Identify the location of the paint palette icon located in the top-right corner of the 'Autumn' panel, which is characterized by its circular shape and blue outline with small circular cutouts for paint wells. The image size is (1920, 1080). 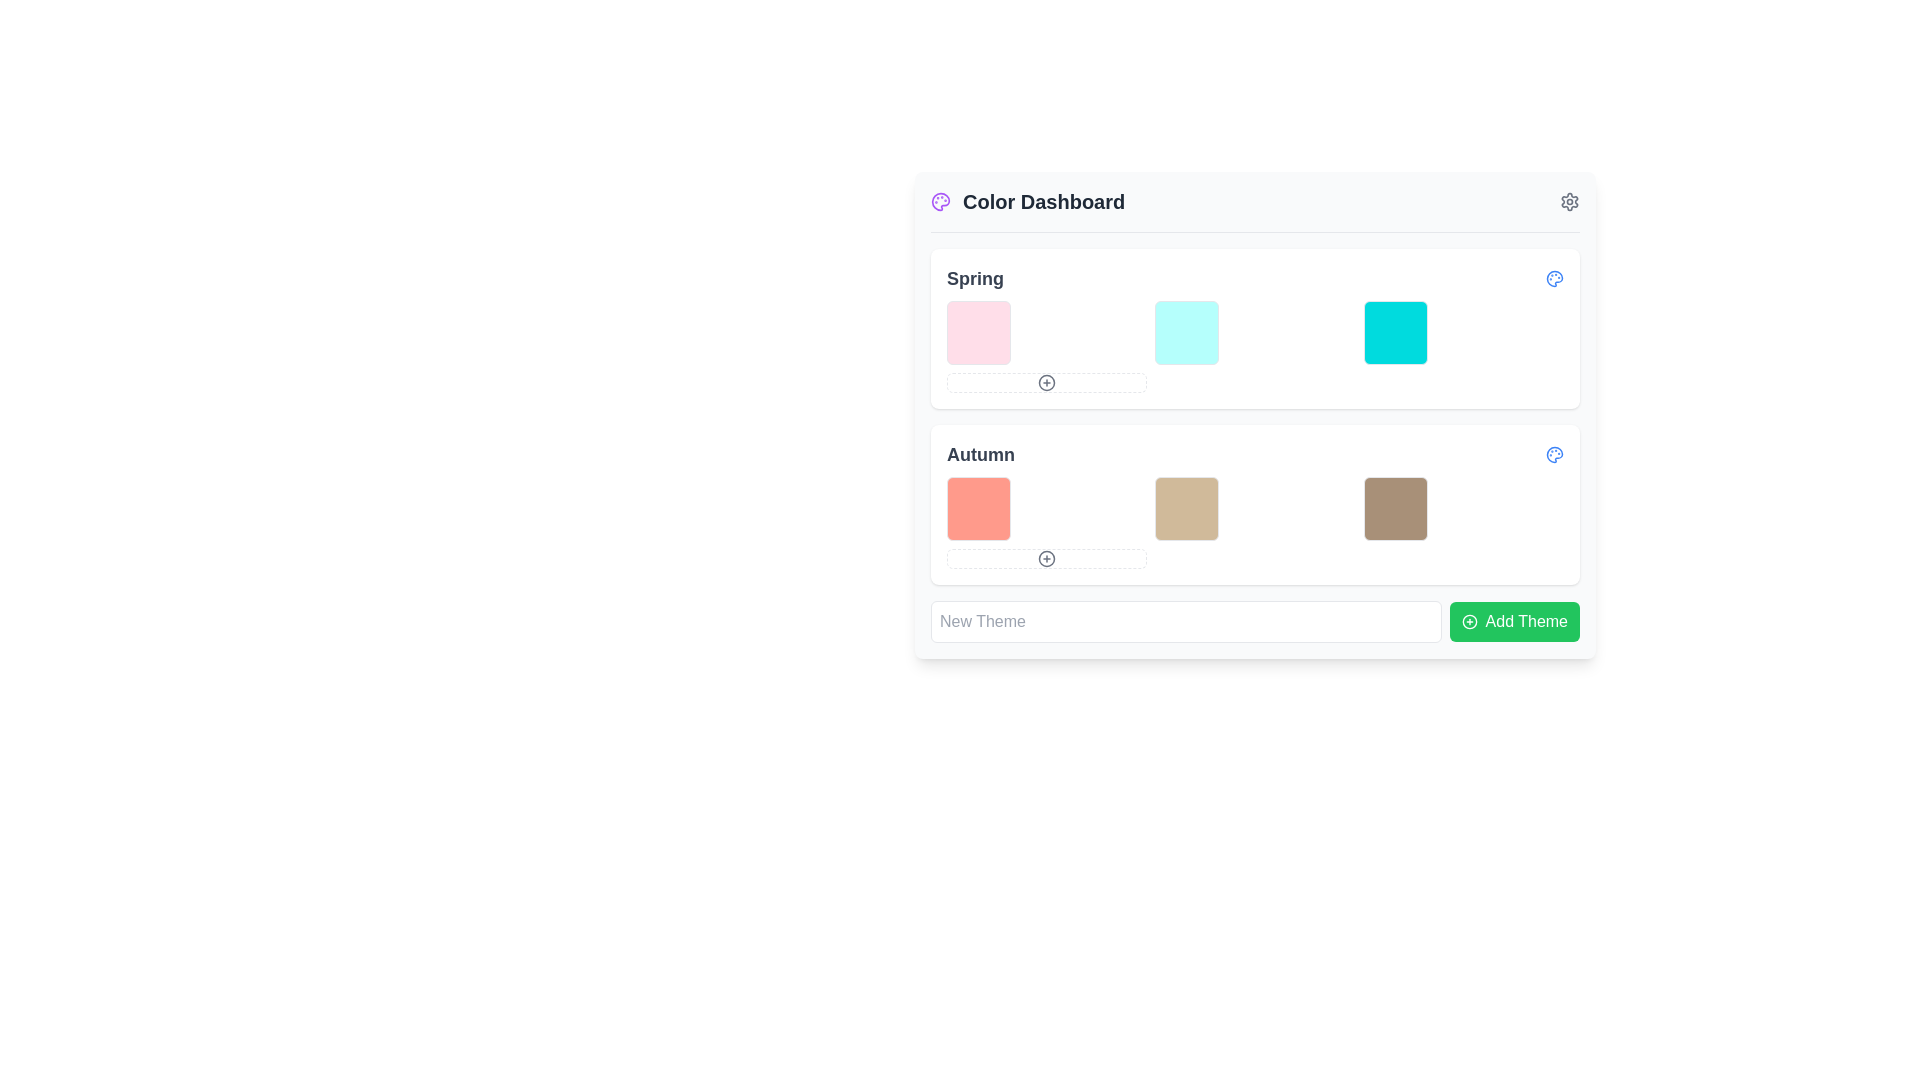
(1554, 278).